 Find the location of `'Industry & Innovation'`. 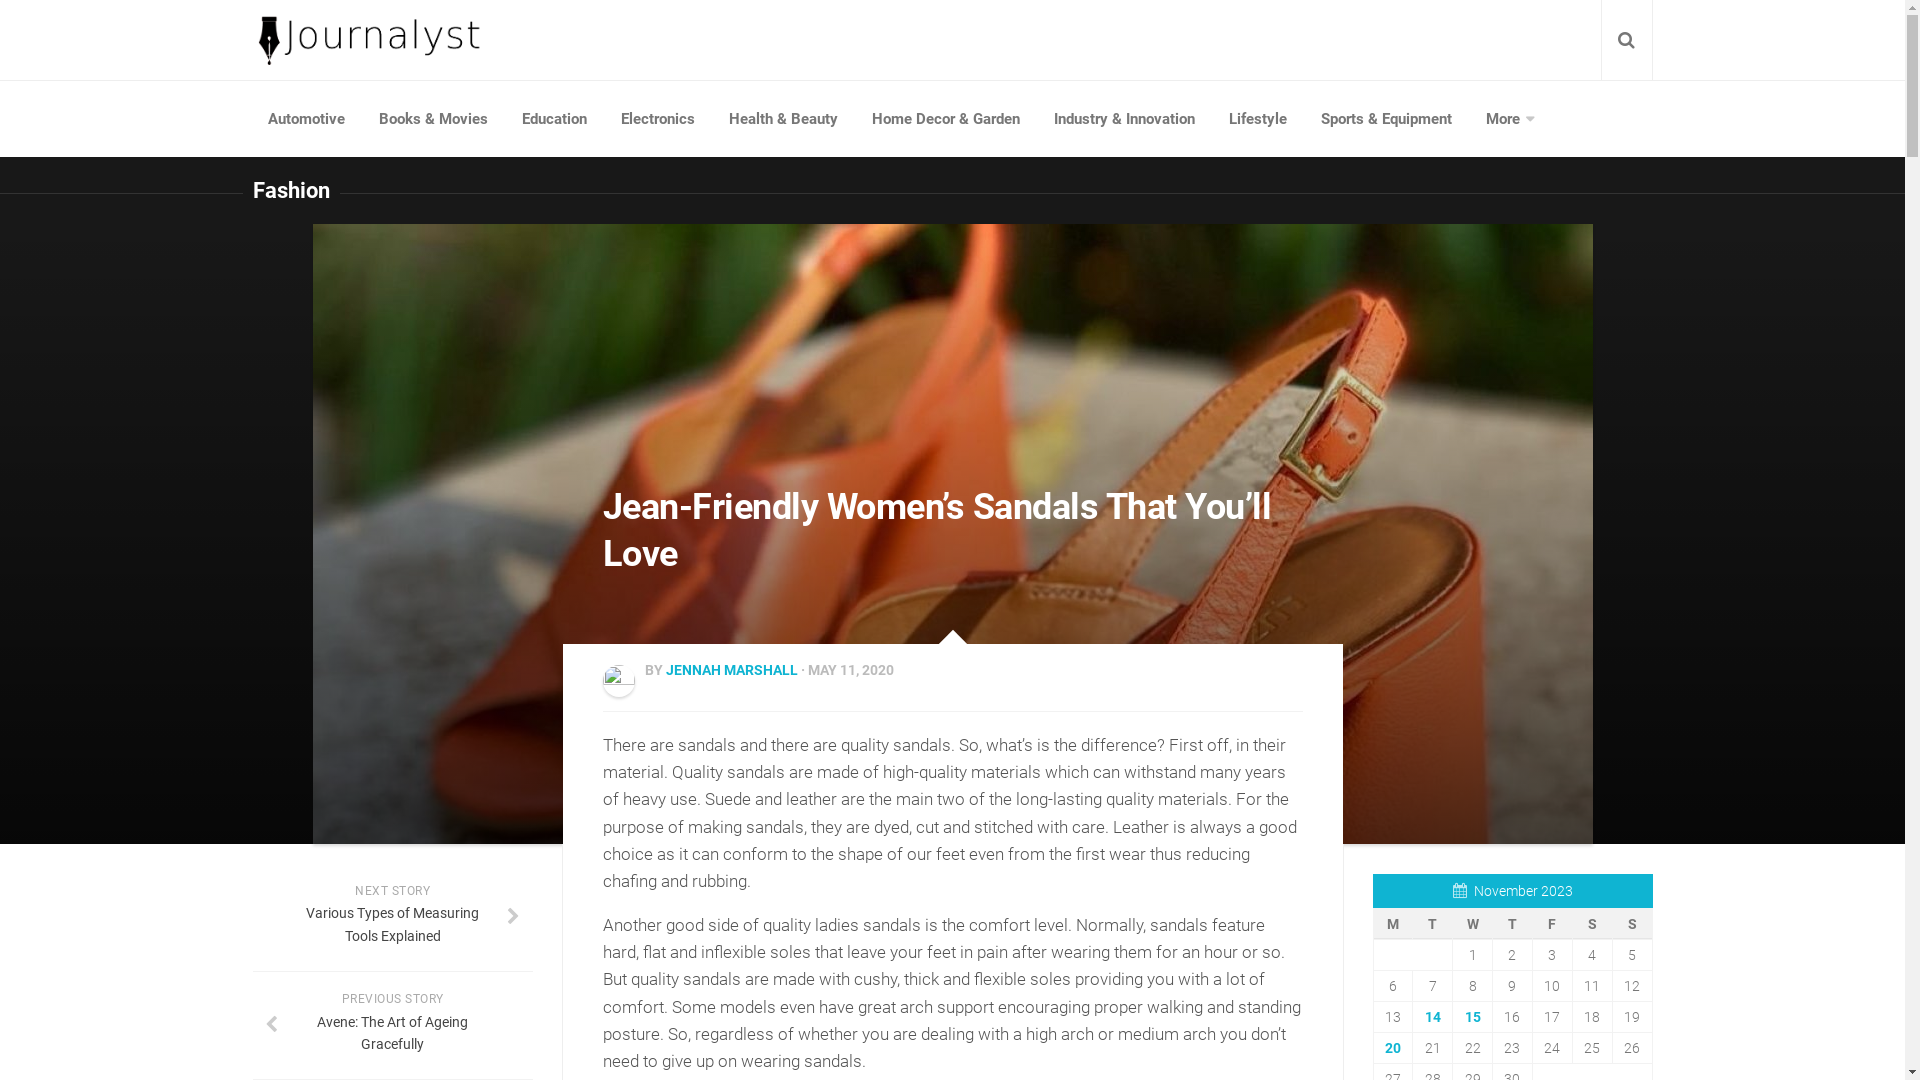

'Industry & Innovation' is located at coordinates (1123, 119).